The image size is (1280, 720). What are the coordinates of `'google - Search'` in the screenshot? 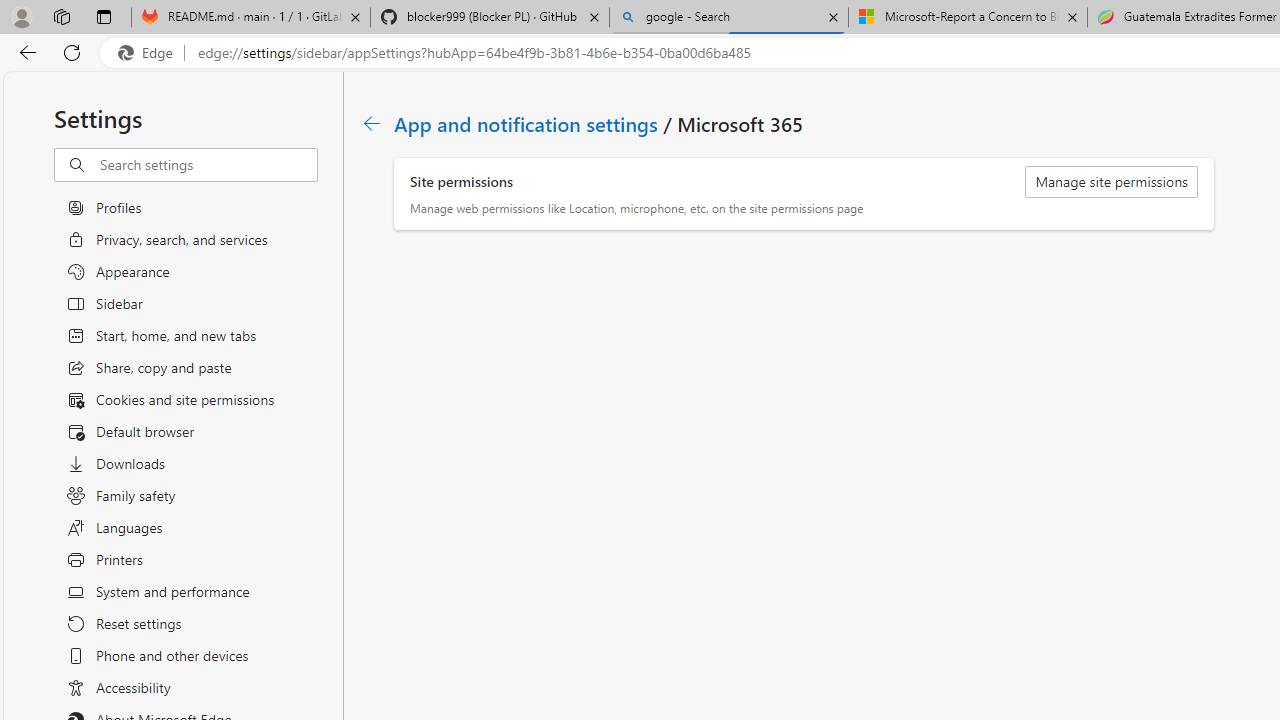 It's located at (728, 17).